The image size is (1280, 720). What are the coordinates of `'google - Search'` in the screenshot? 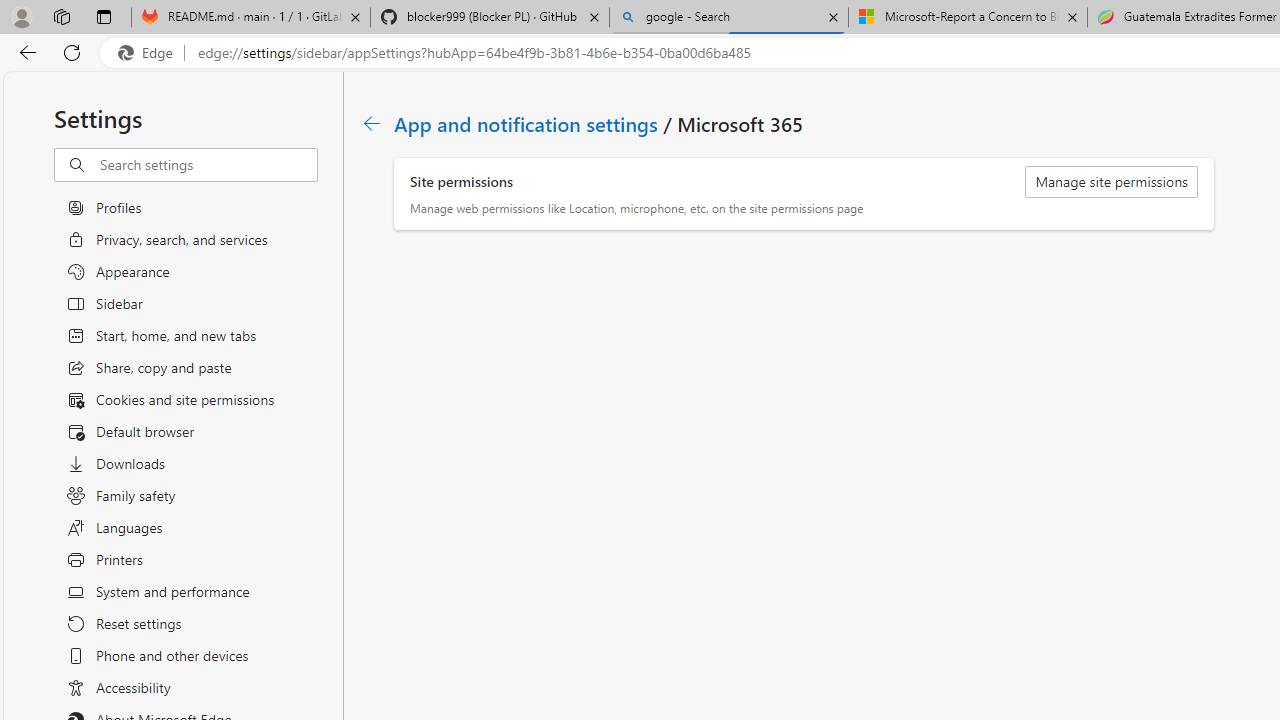 It's located at (728, 17).